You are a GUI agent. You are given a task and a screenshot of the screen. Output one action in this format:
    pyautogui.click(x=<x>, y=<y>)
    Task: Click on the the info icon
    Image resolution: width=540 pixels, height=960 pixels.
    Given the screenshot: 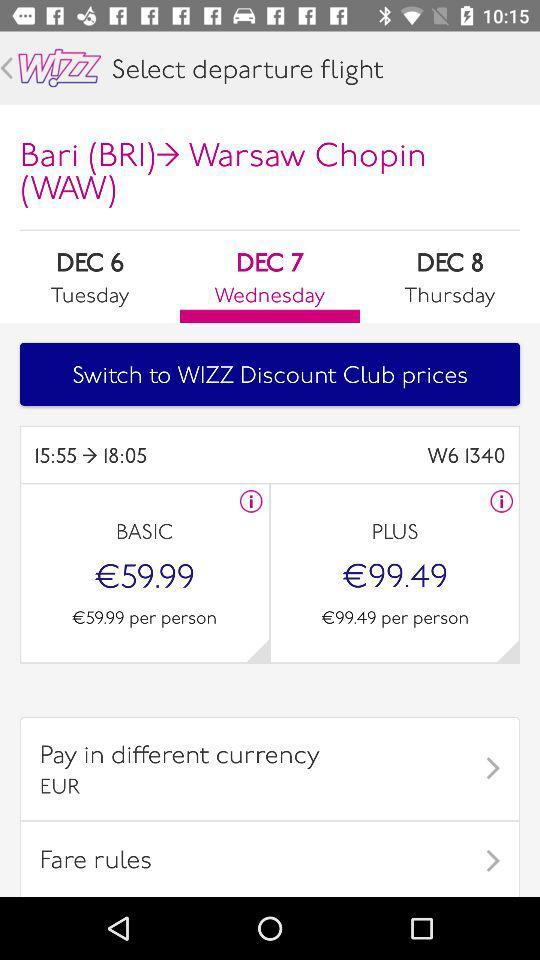 What is the action you would take?
    pyautogui.click(x=251, y=500)
    